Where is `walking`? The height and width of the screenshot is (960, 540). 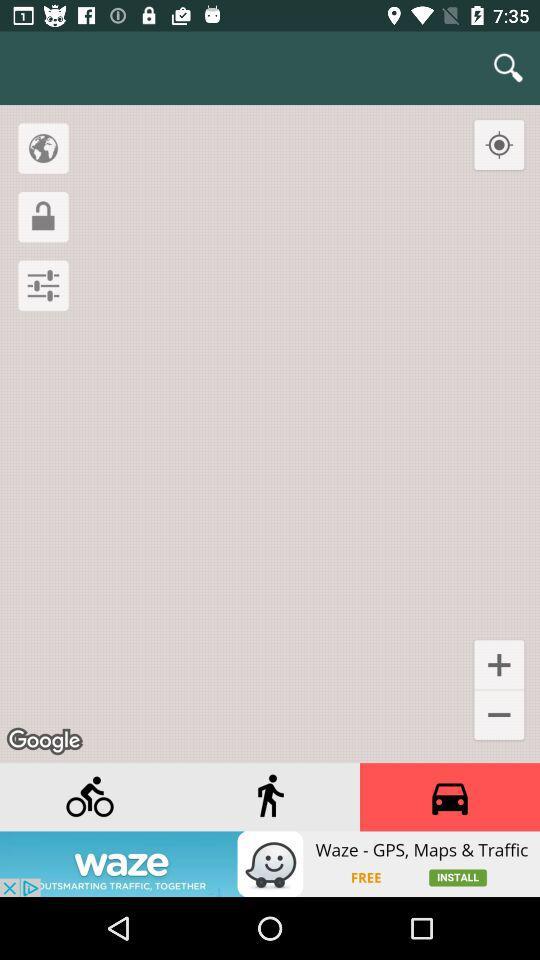 walking is located at coordinates (270, 797).